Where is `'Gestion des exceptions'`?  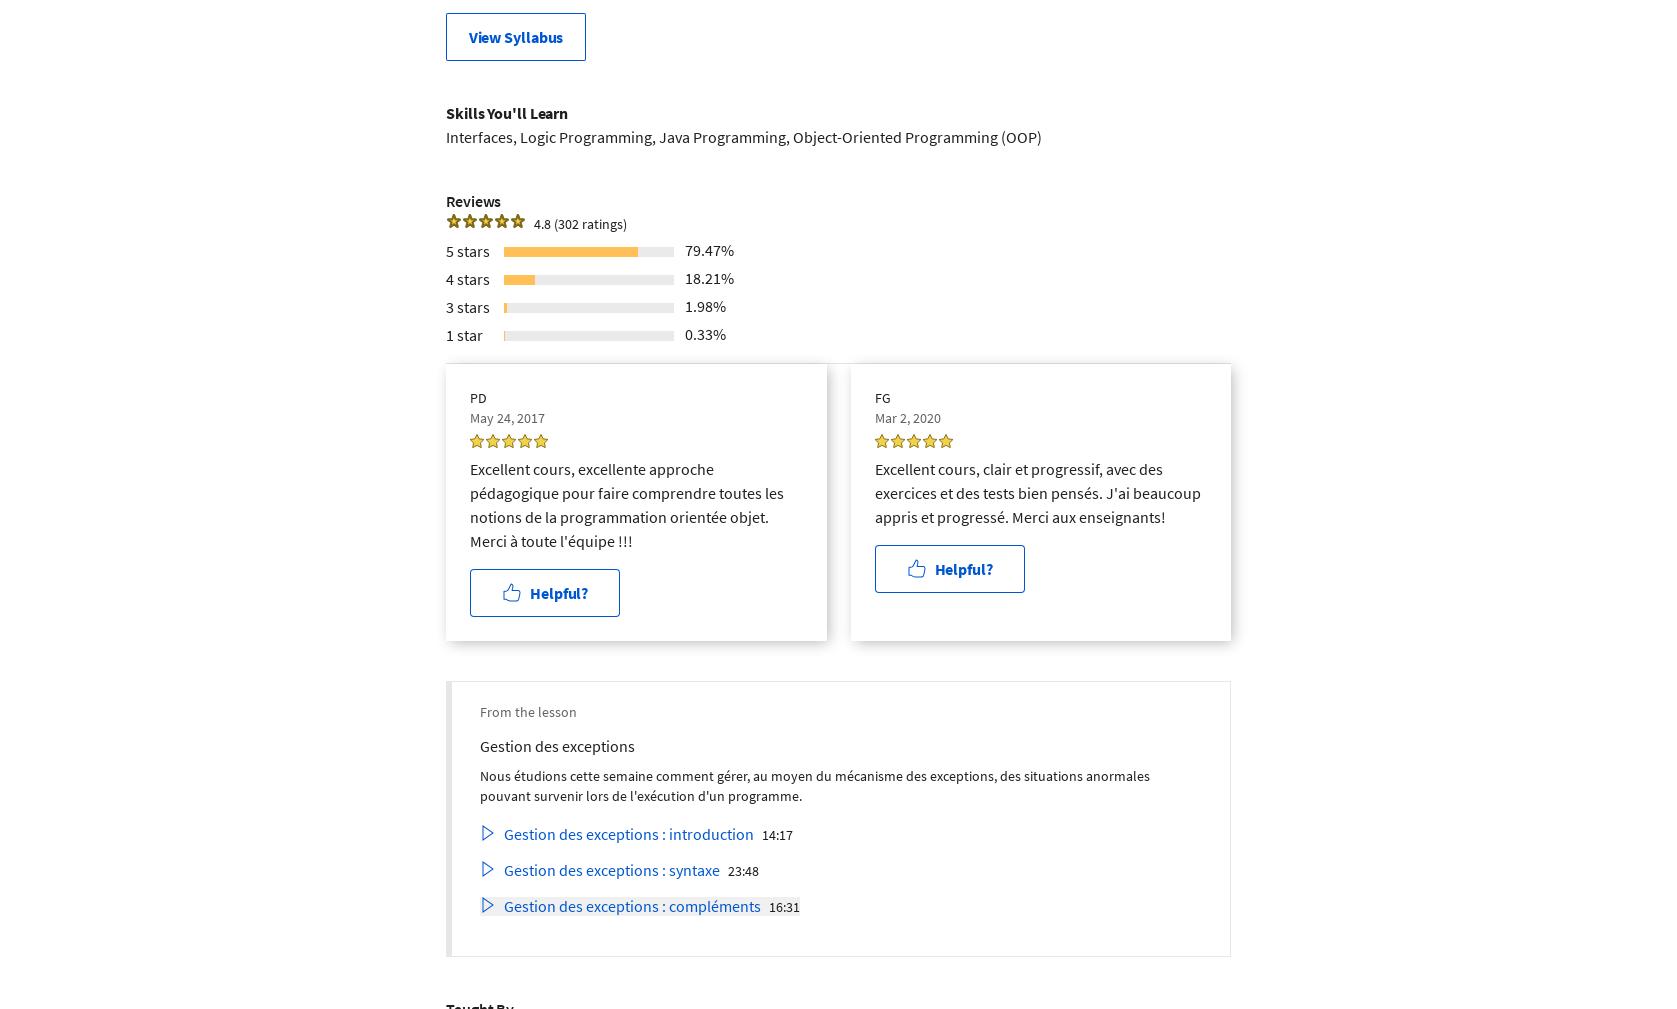
'Gestion des exceptions' is located at coordinates (478, 745).